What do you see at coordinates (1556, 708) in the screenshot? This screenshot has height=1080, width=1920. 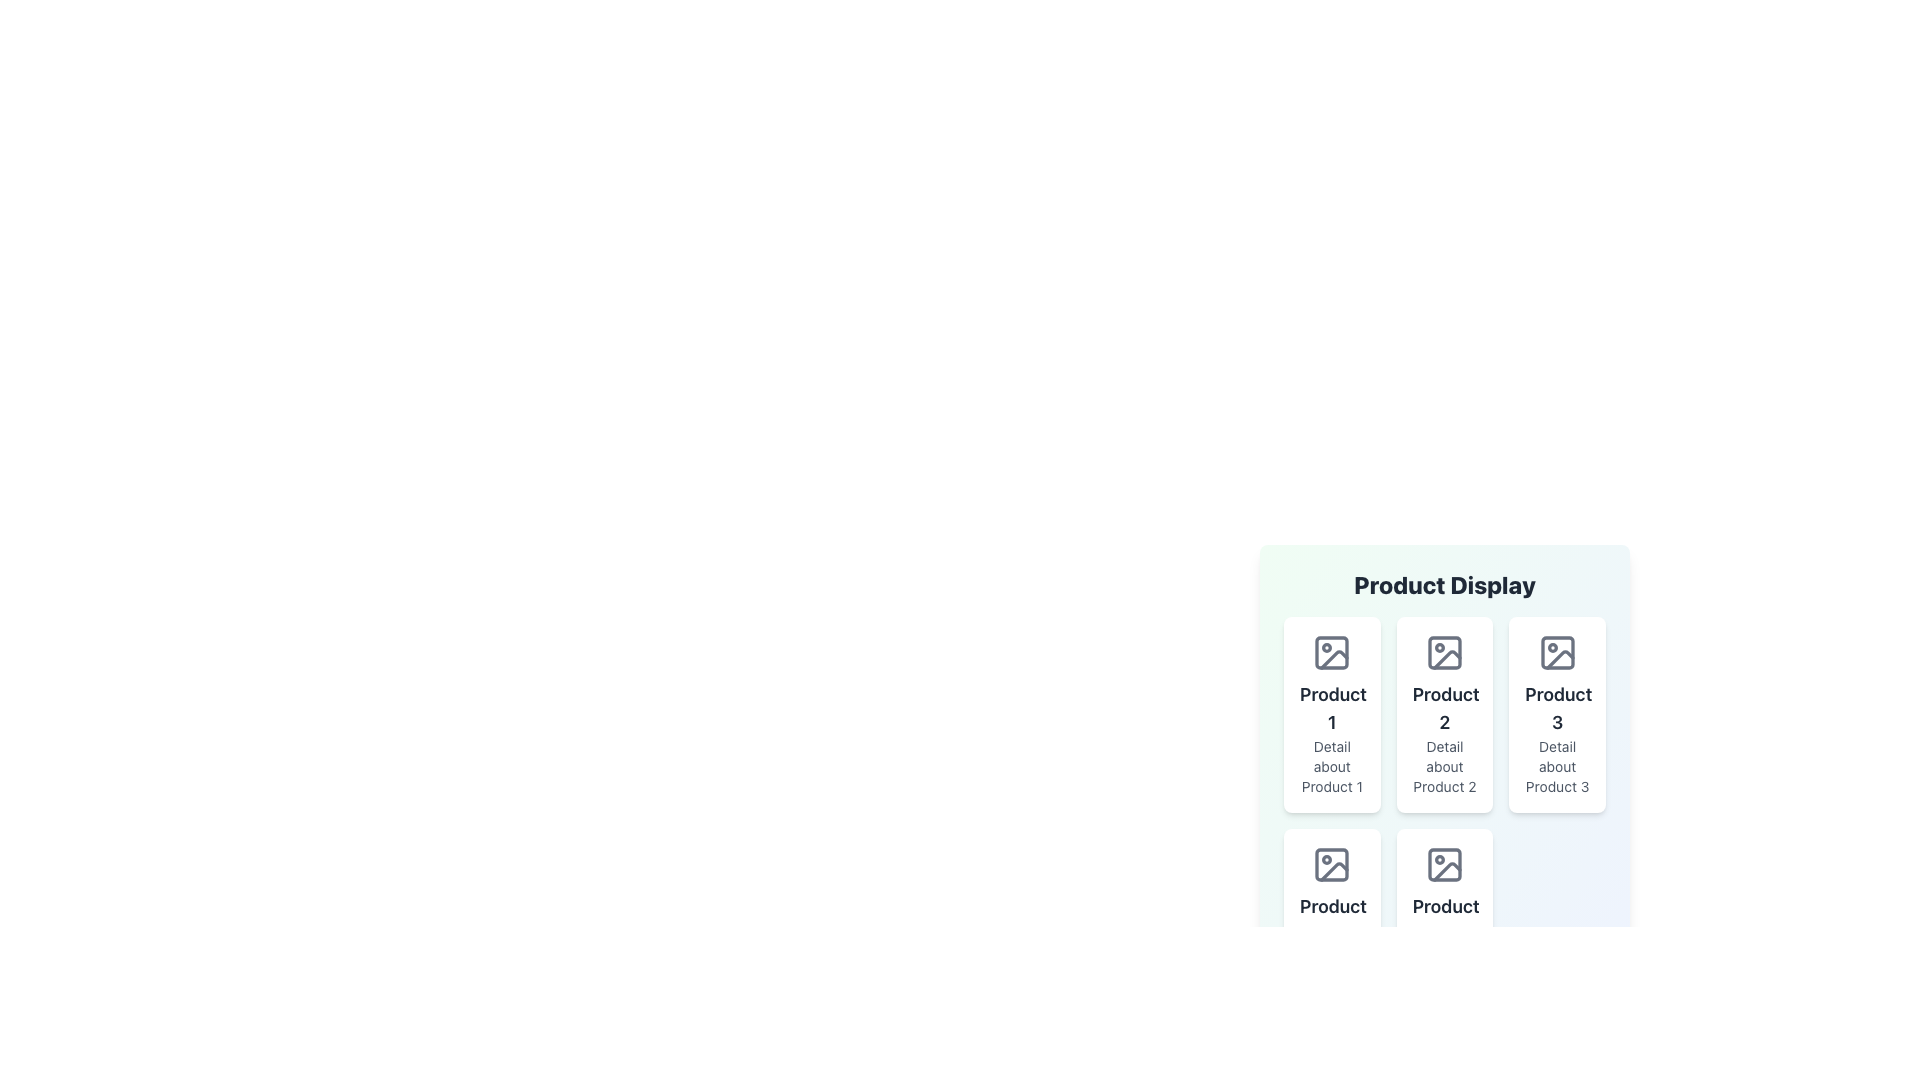 I see `the text label element displaying 'Product 3', which is styled as a title in bold and larger font, located in the top-right cell of a 2x3 grid layout` at bounding box center [1556, 708].